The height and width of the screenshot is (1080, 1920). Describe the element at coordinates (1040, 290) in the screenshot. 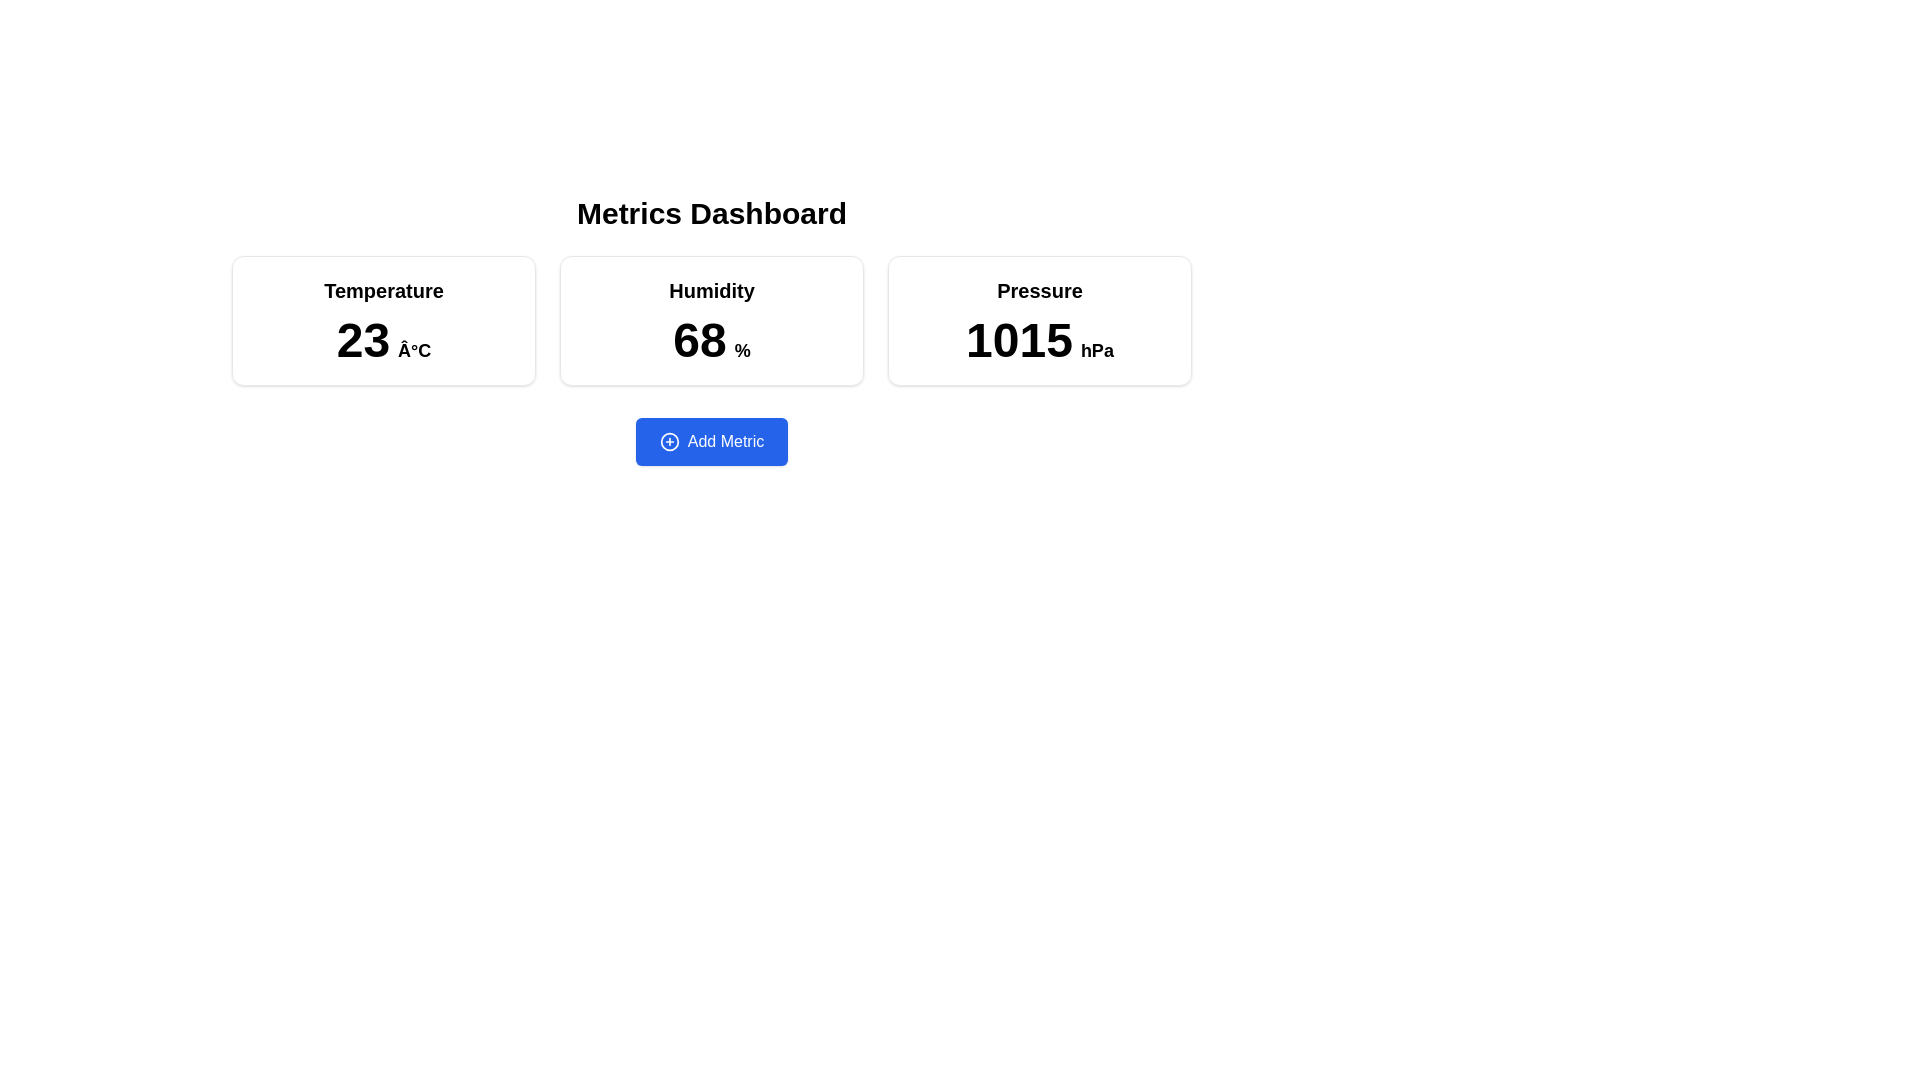

I see `the 'Pressure' text label, which is styled in bold and large font, located in the top-right of a three-item grid, above the numerical value '1015 hPa'` at that location.